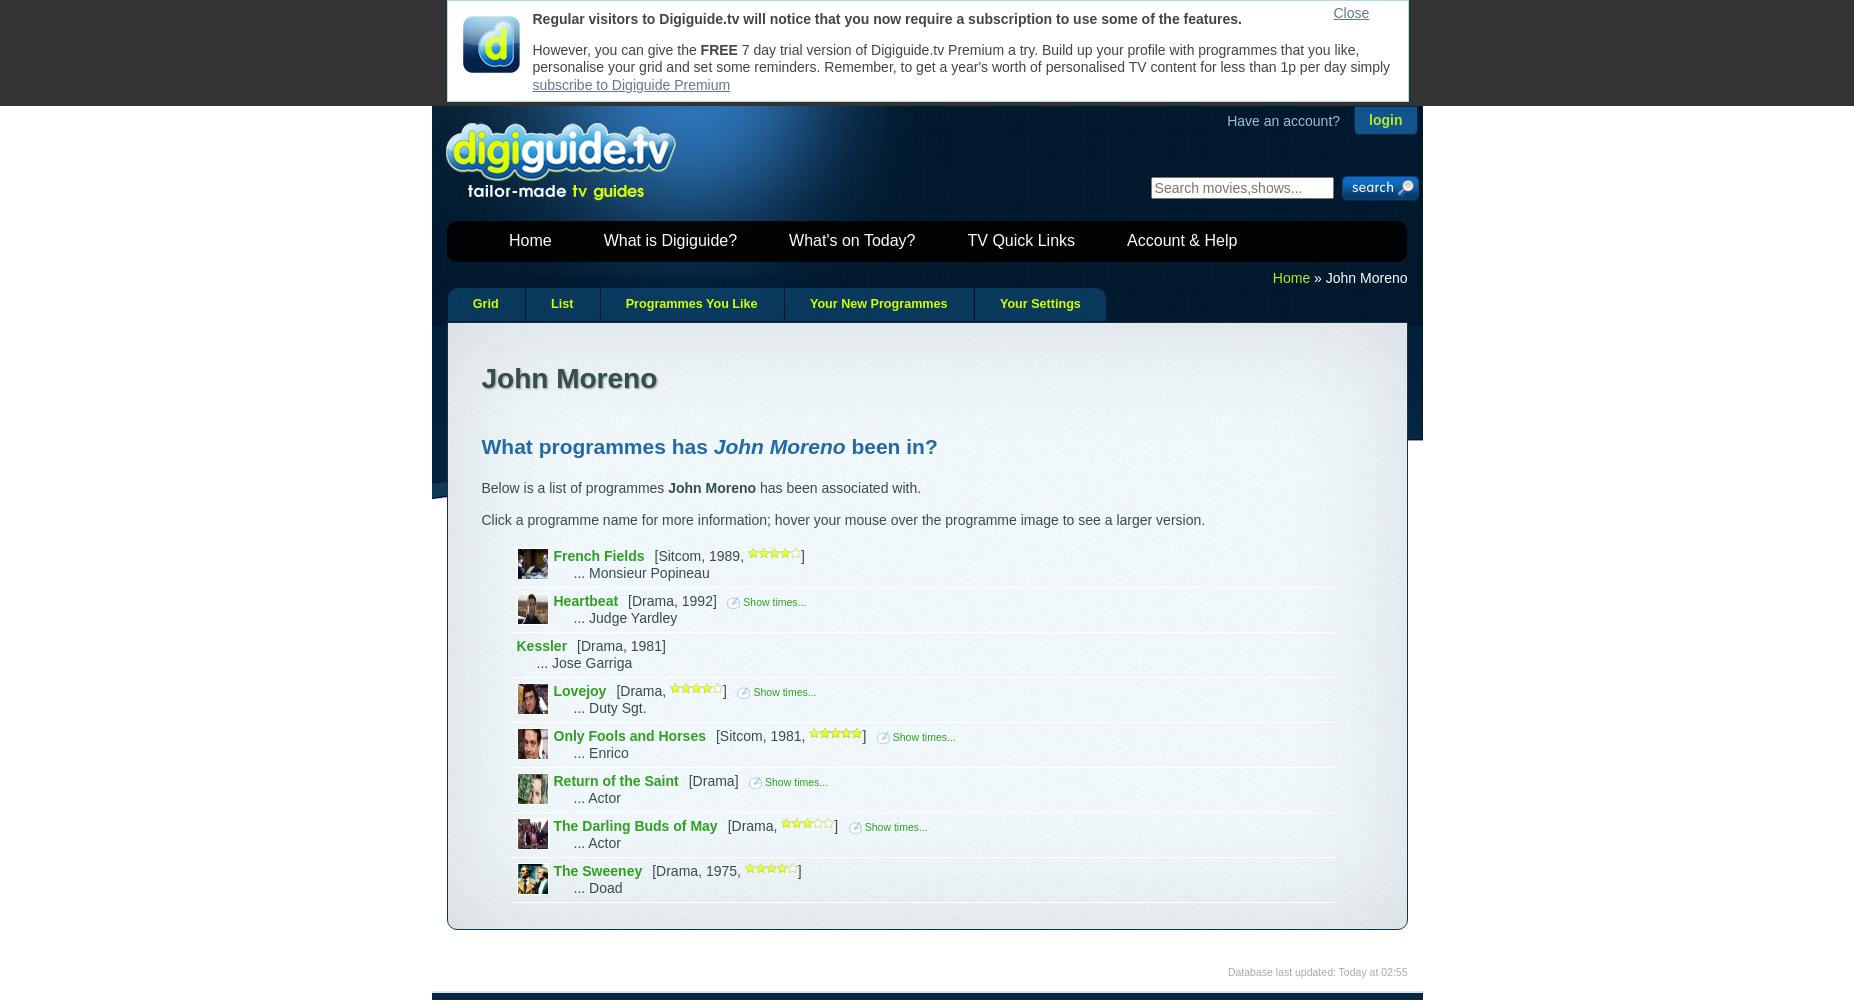 This screenshot has width=1854, height=1000. What do you see at coordinates (1350, 13) in the screenshot?
I see `'Close'` at bounding box center [1350, 13].